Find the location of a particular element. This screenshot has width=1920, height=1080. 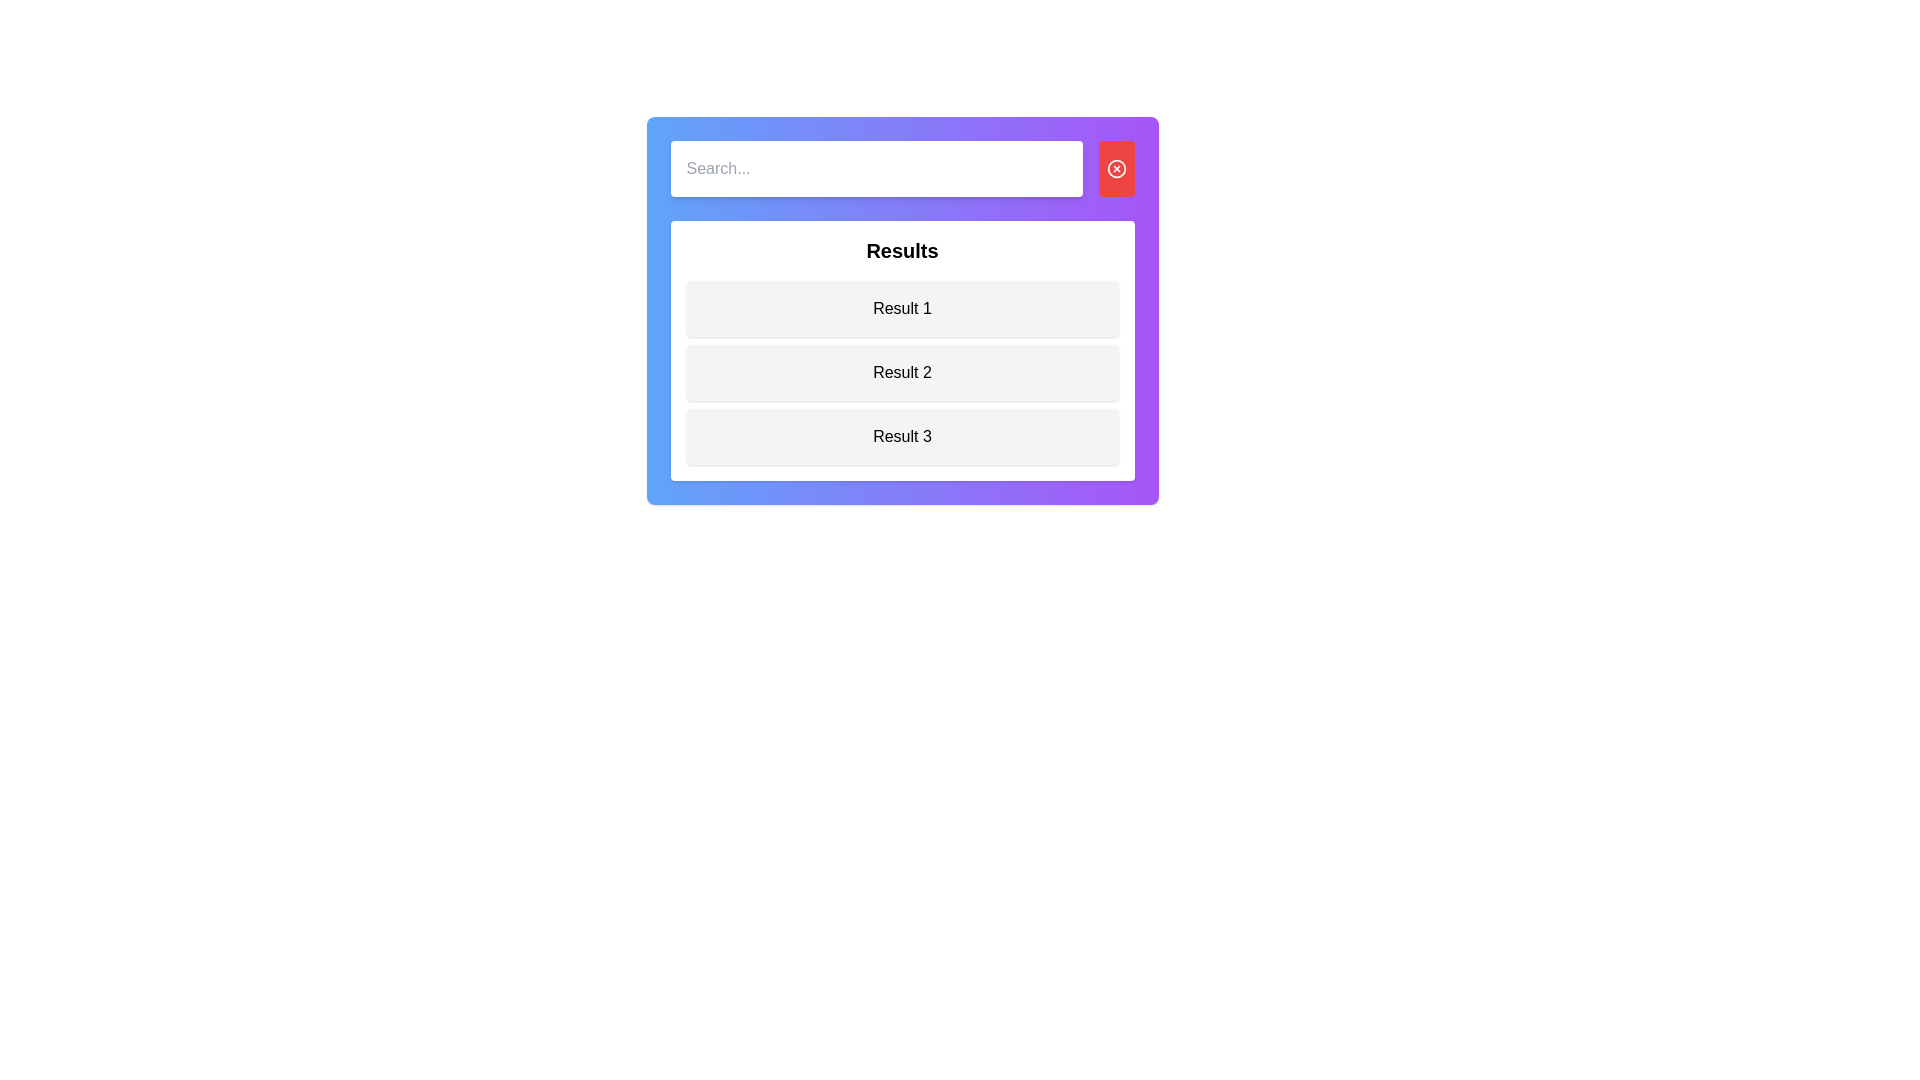

the List Item containing the text 'Result 3', which is a rectangular area with rounded corners and a light gray background is located at coordinates (901, 435).